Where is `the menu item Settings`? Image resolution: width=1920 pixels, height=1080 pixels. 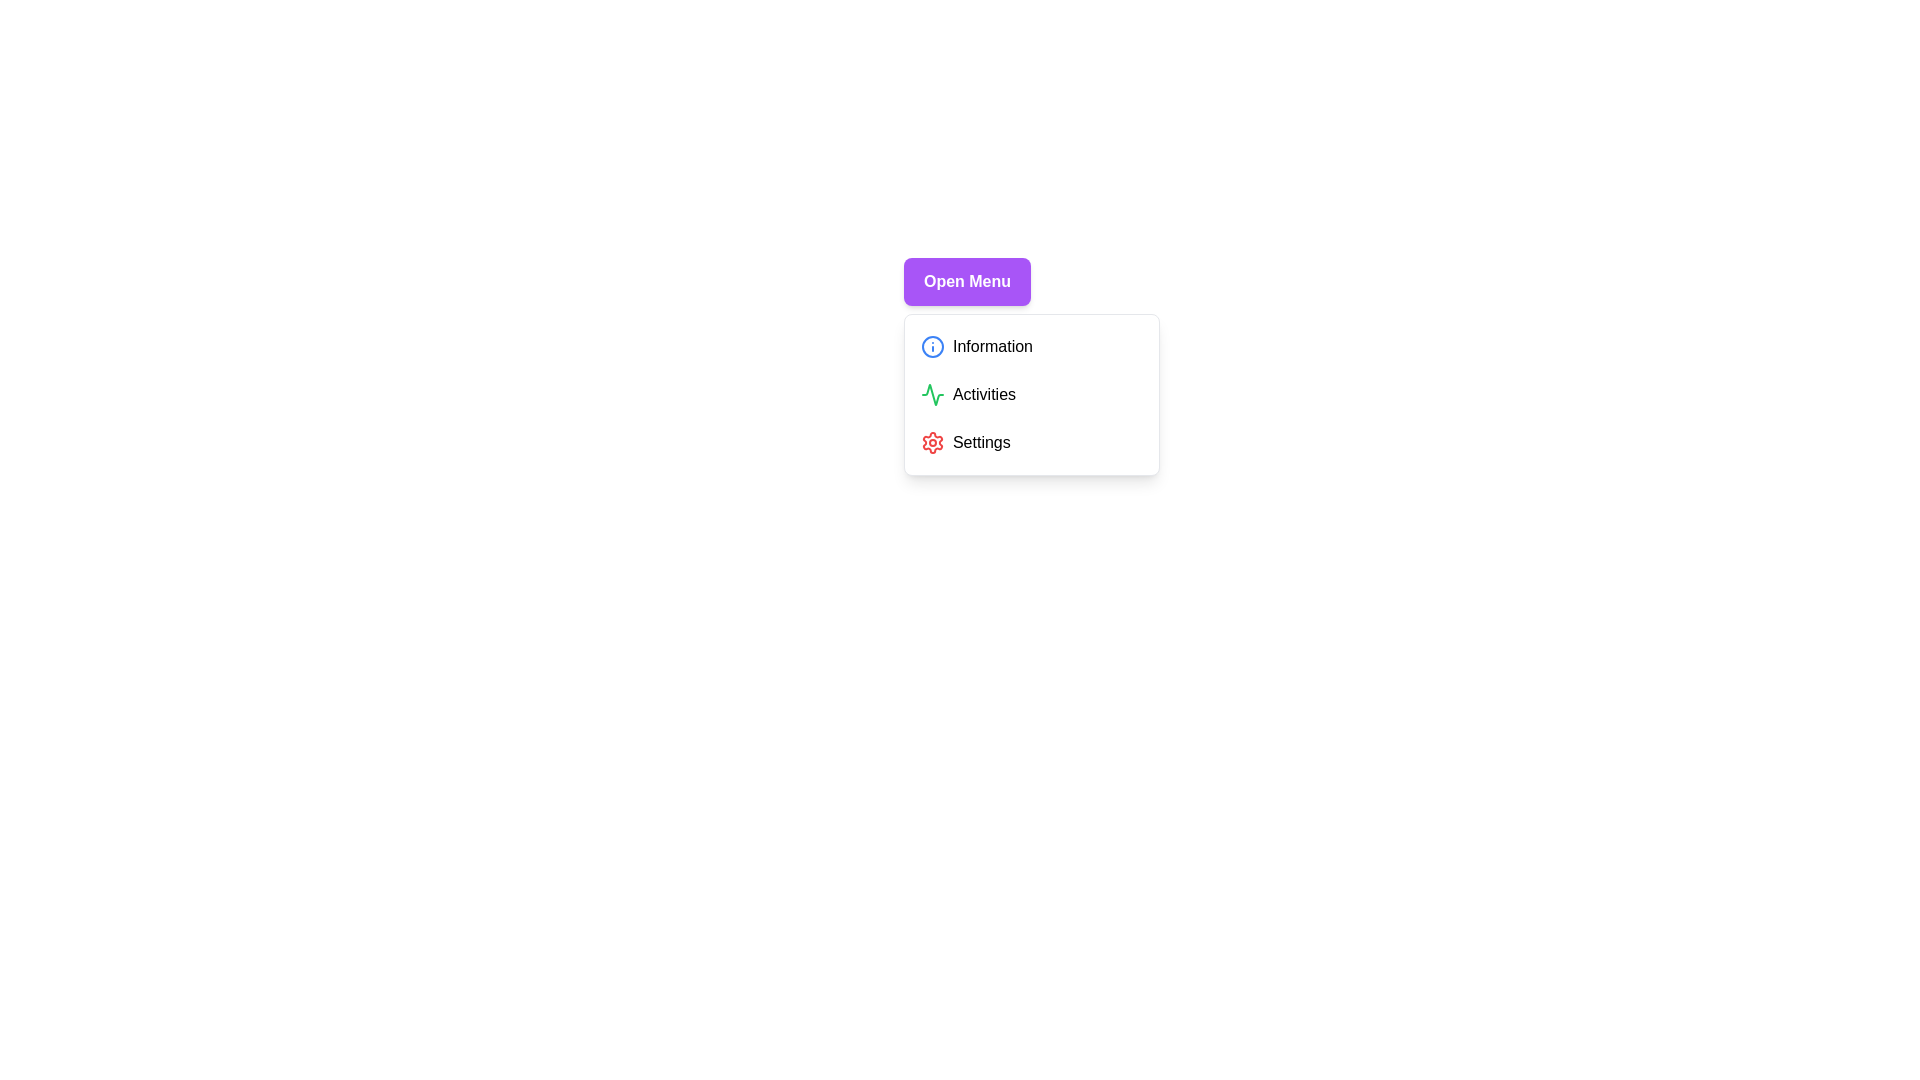
the menu item Settings is located at coordinates (1032, 442).